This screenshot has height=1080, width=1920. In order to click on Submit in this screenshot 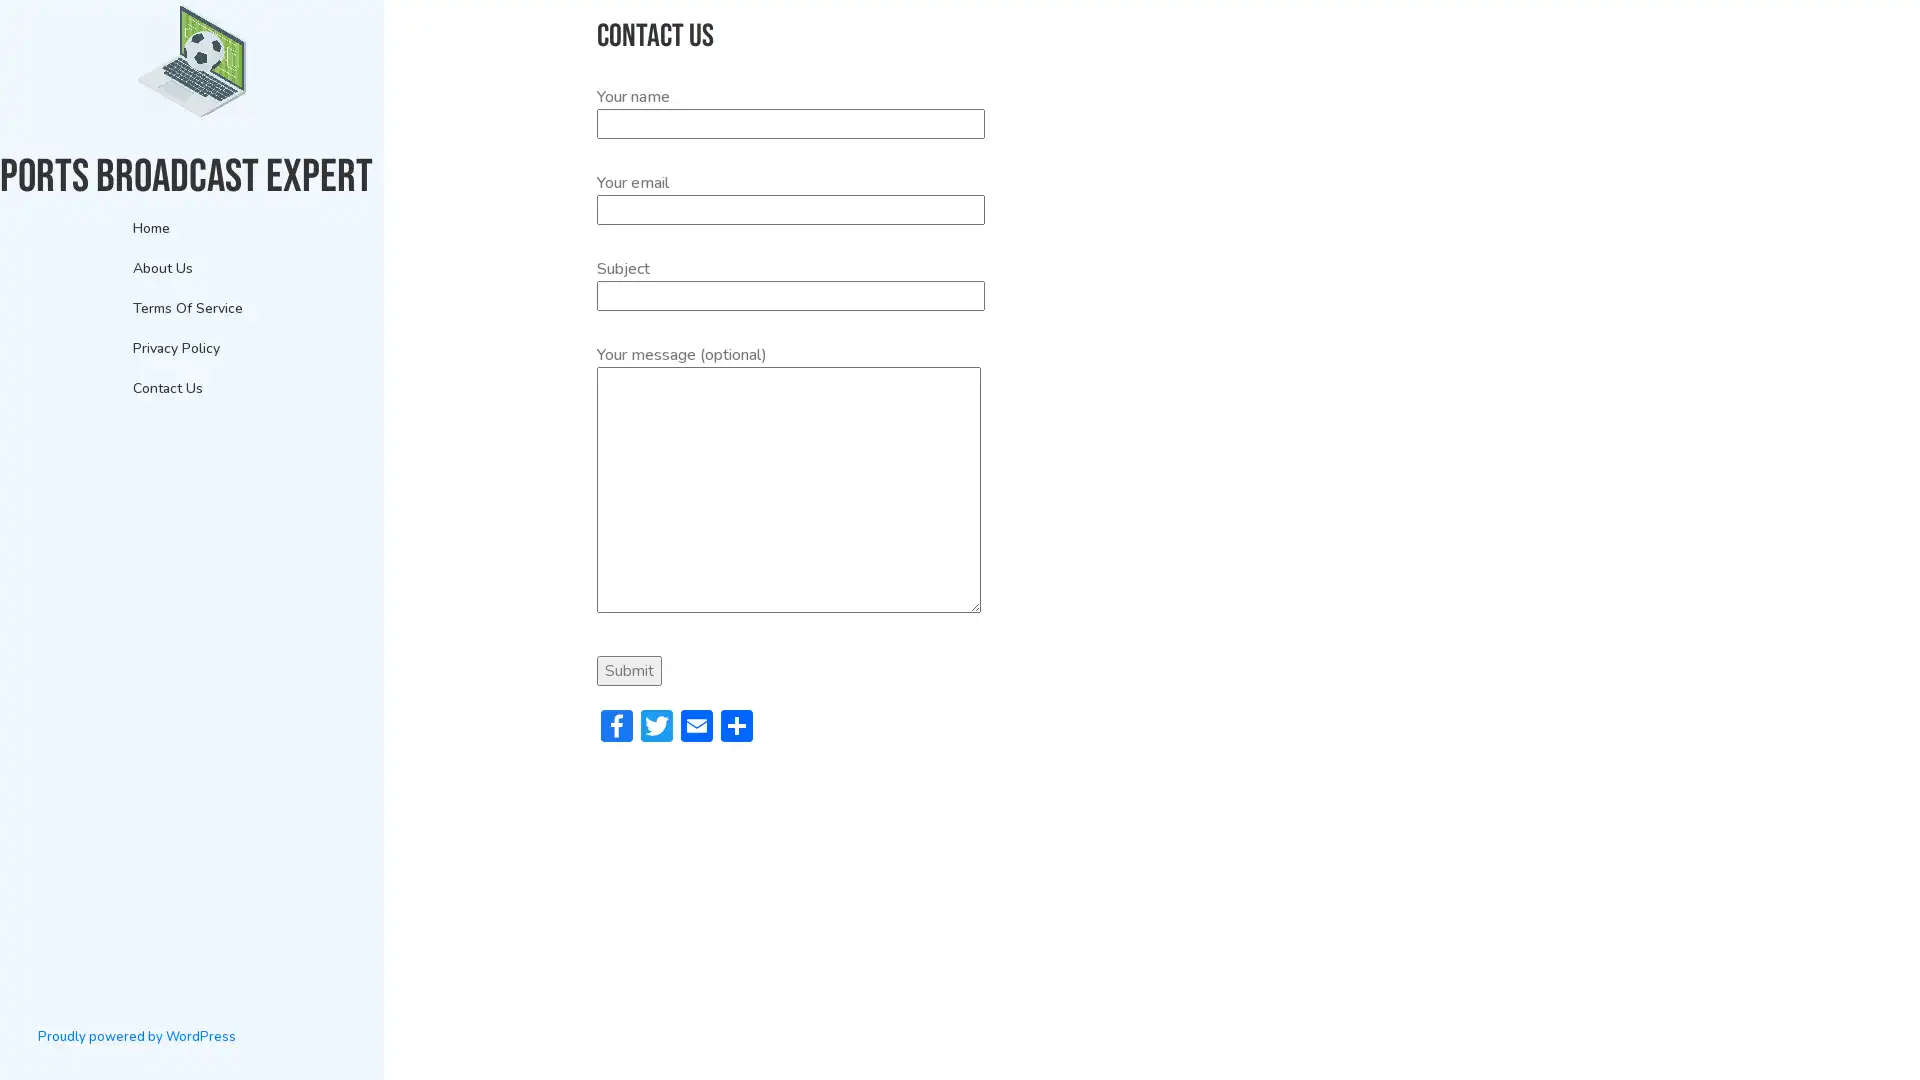, I will do `click(628, 670)`.